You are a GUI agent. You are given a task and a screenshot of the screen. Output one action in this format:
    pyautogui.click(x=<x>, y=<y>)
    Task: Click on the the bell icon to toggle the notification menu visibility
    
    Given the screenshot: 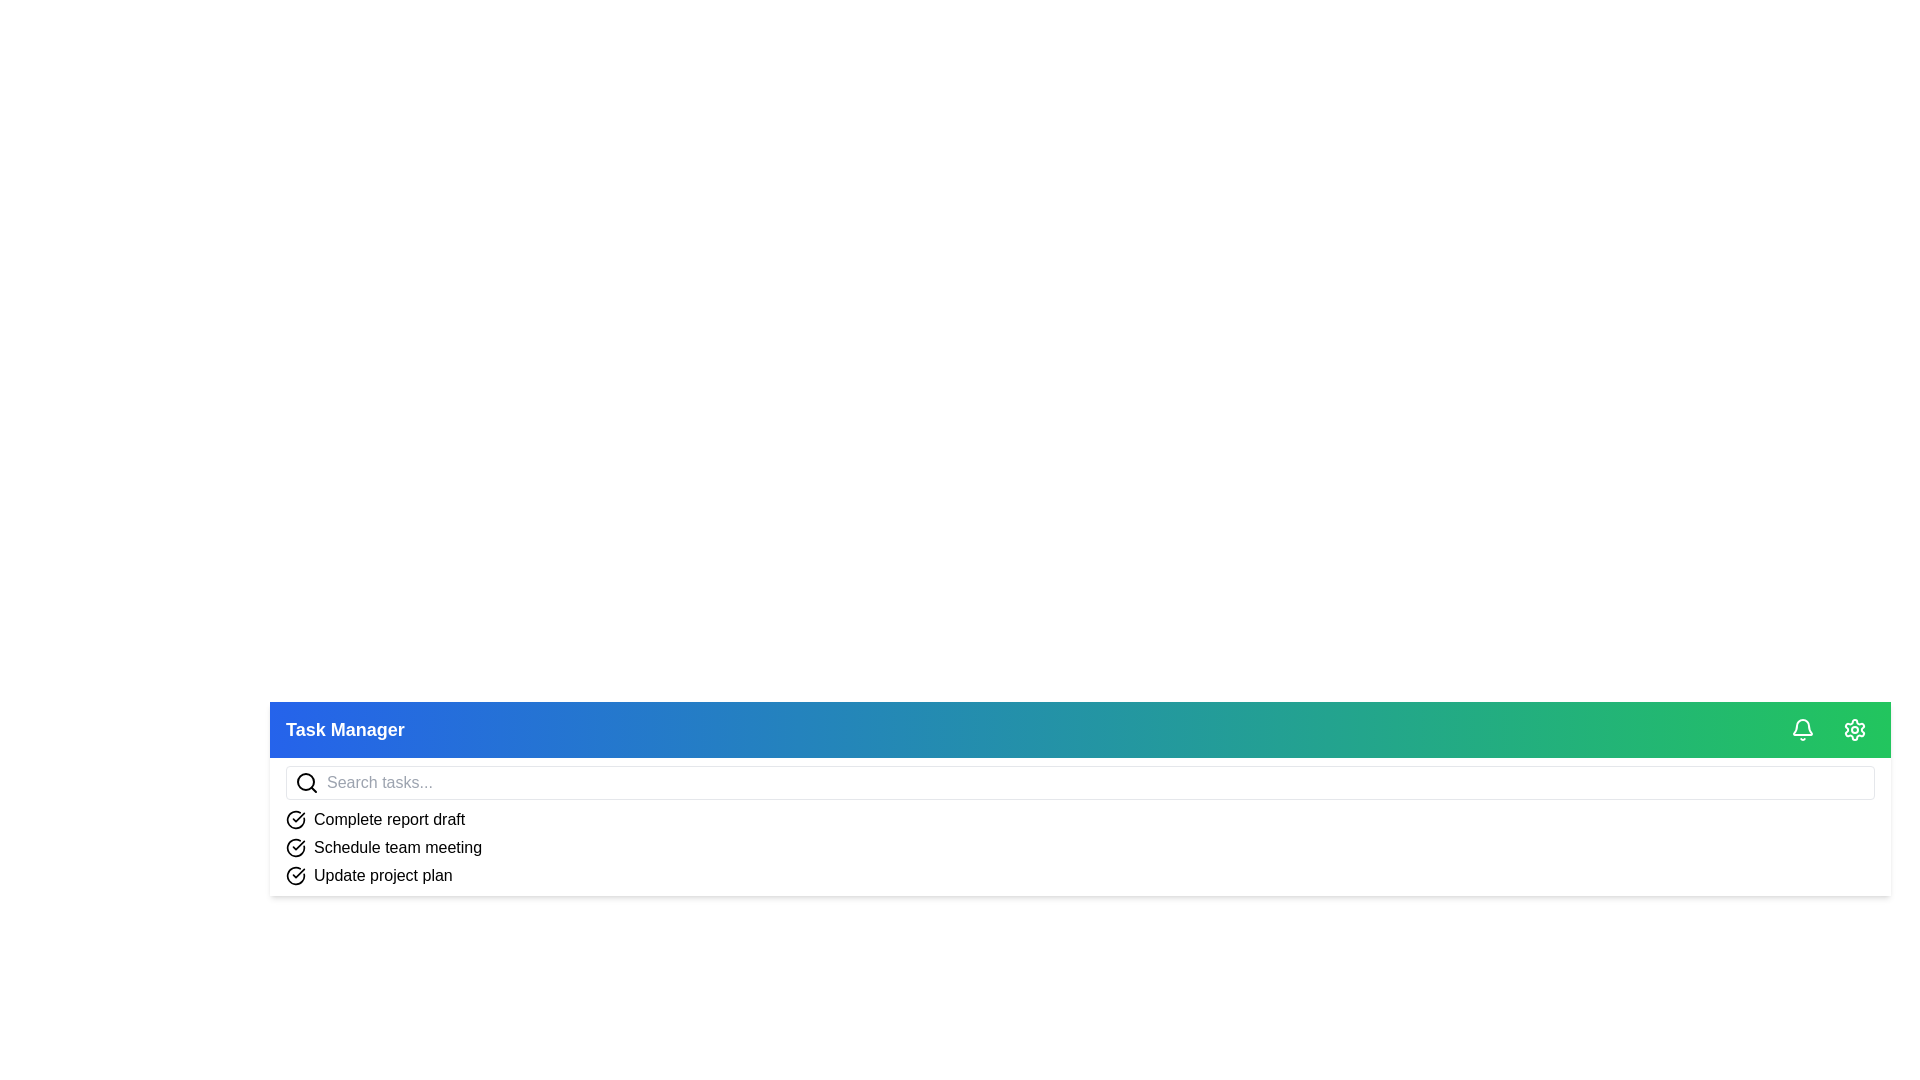 What is the action you would take?
    pyautogui.click(x=1803, y=729)
    